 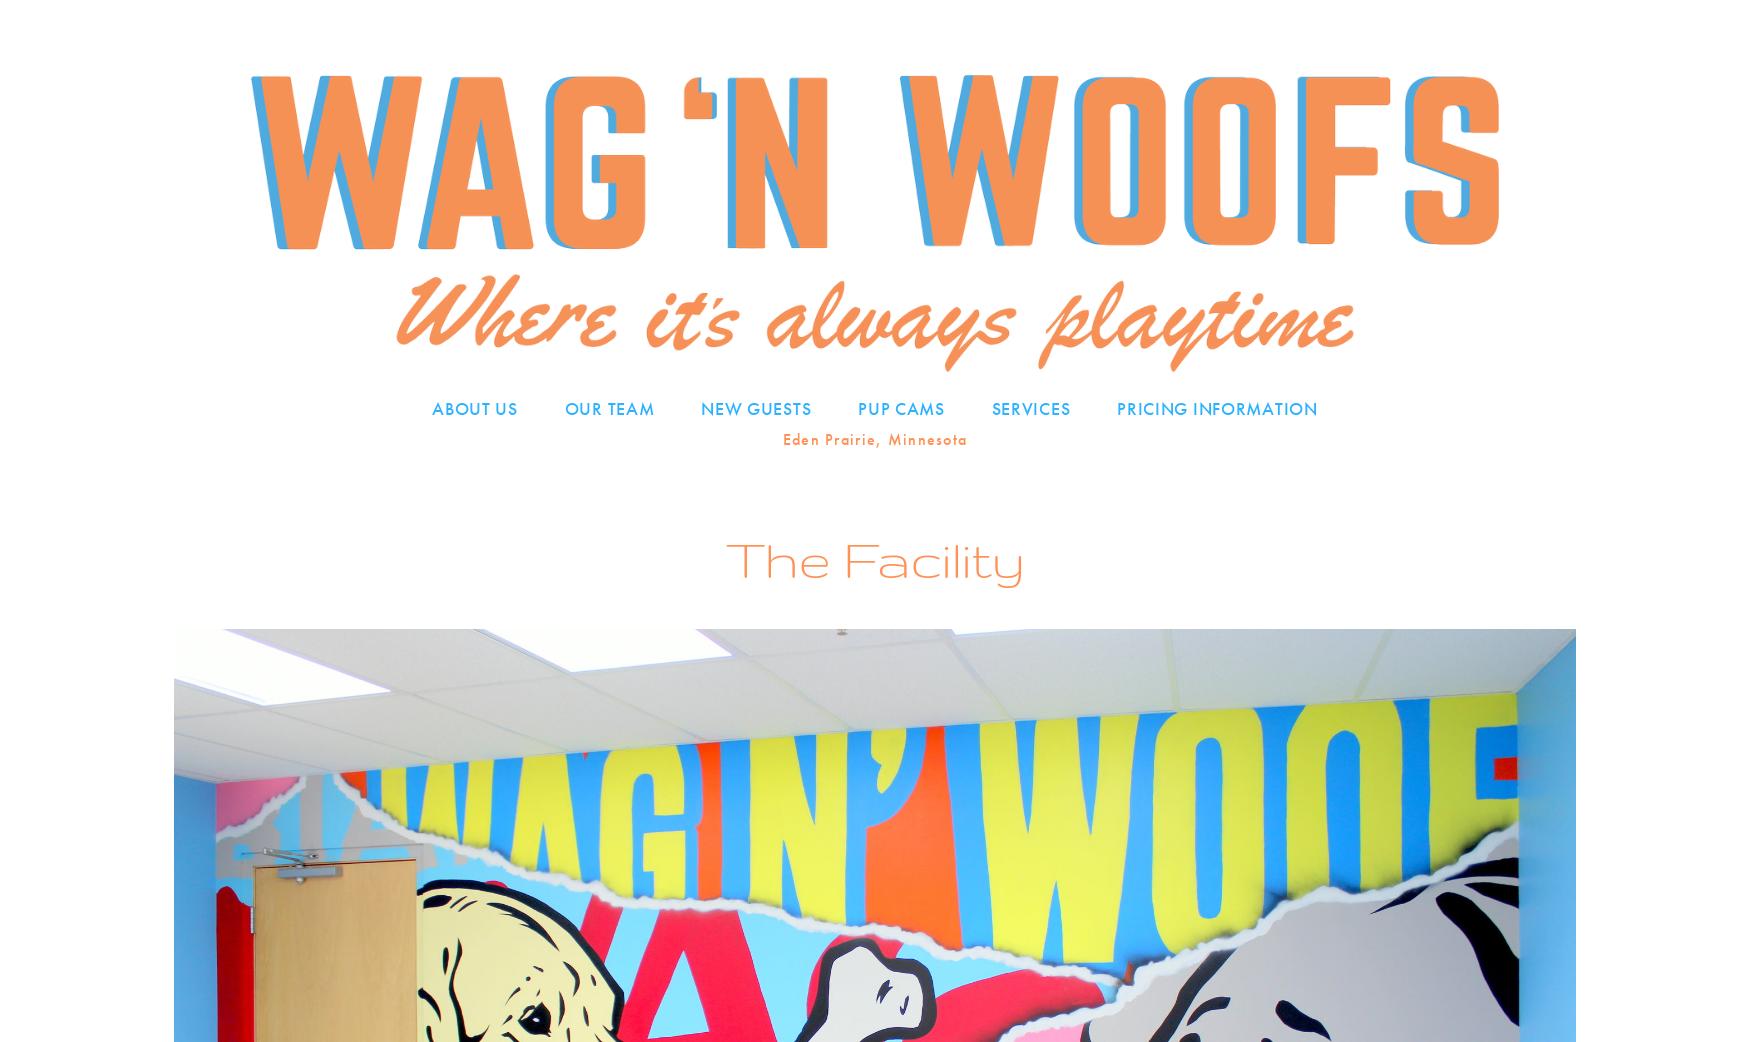 What do you see at coordinates (874, 556) in the screenshot?
I see `'The Facility'` at bounding box center [874, 556].